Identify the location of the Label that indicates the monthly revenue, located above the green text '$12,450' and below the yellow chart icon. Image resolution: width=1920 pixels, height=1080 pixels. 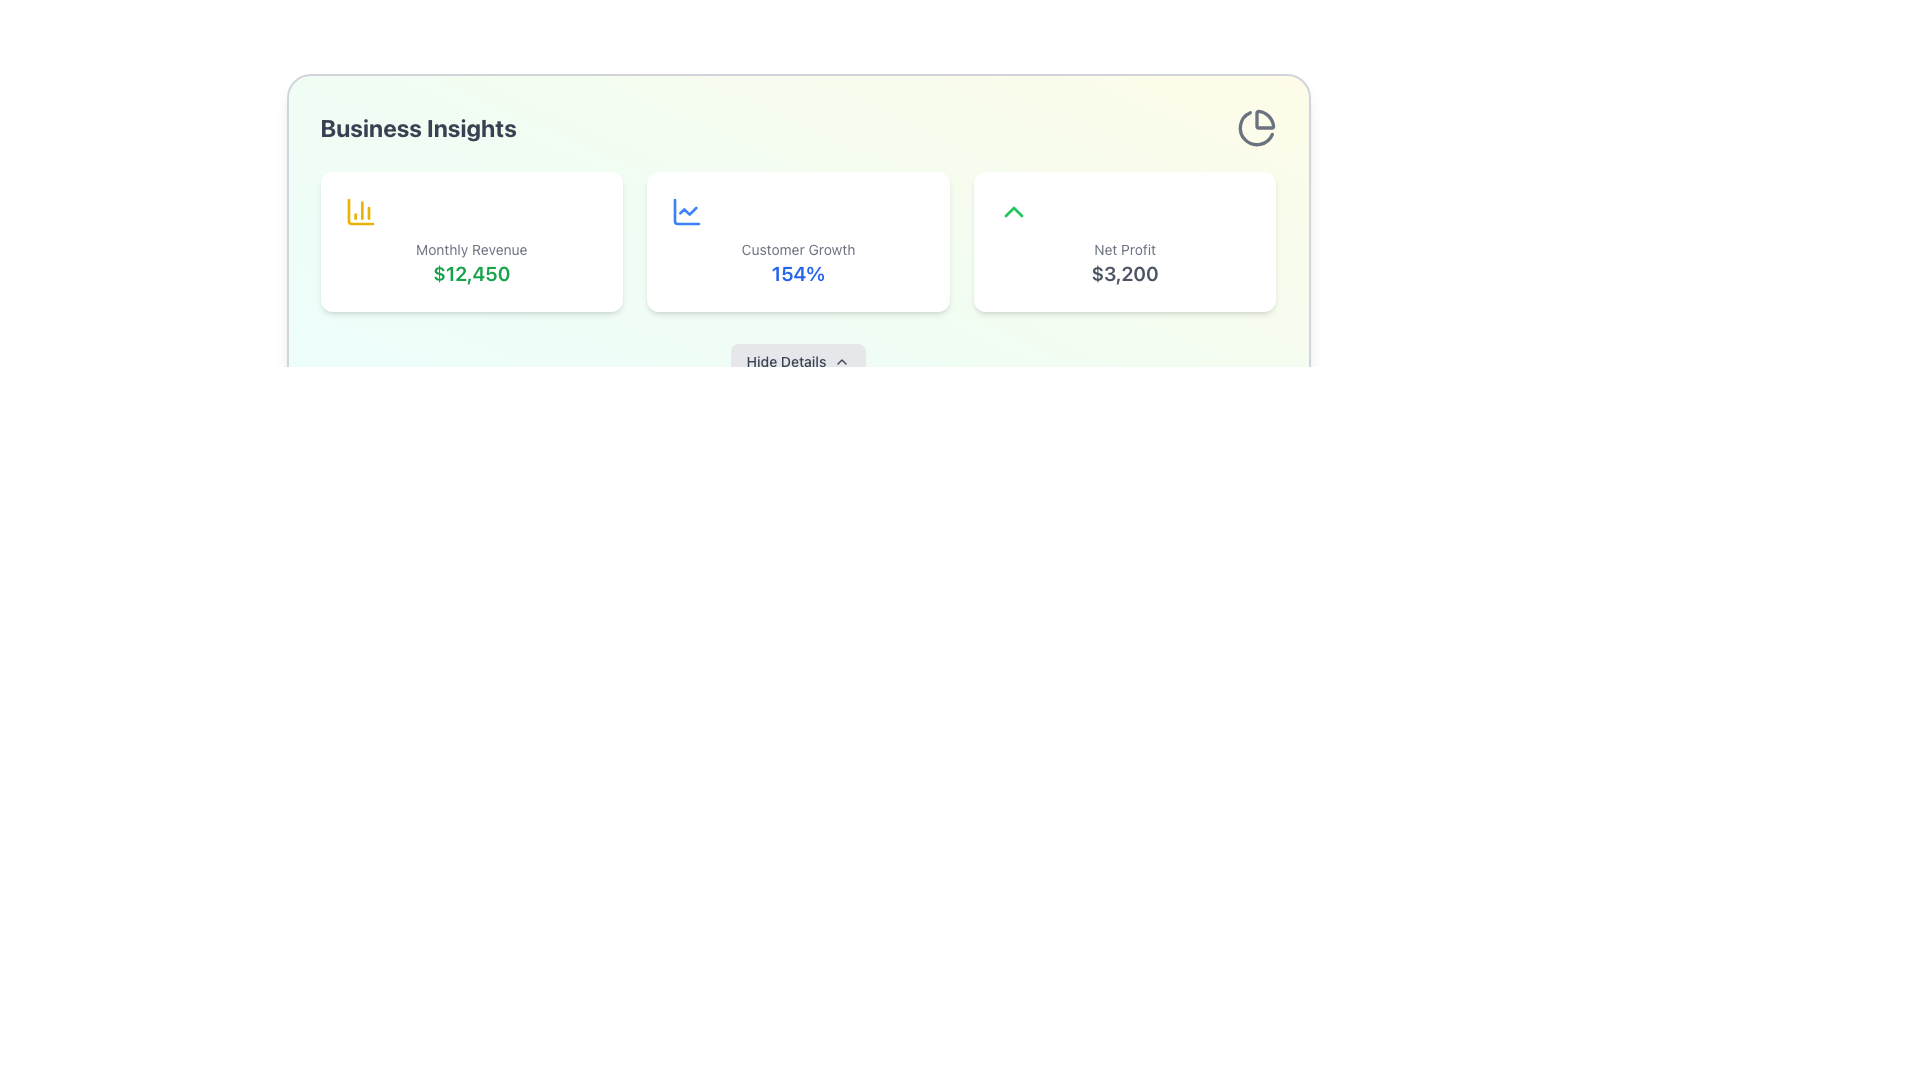
(470, 249).